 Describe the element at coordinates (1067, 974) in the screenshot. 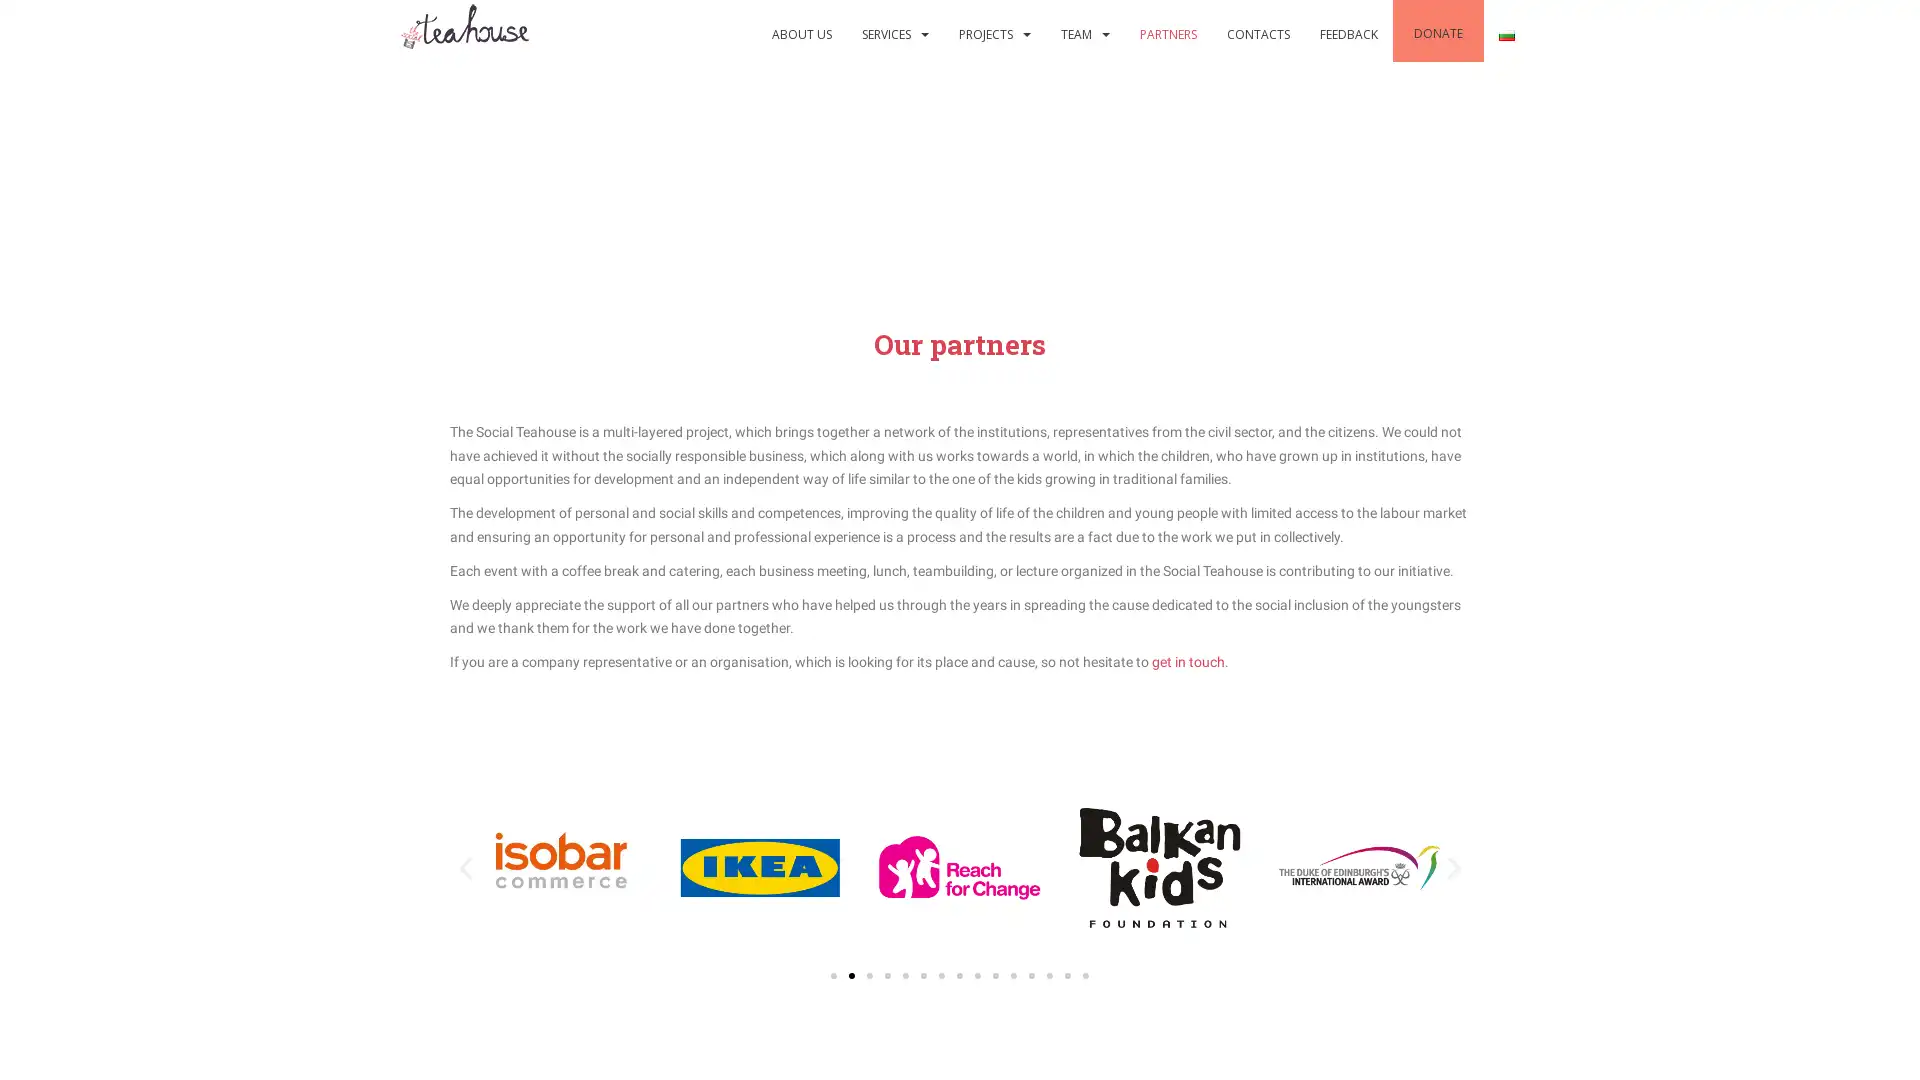

I see `Go to slide 14` at that location.